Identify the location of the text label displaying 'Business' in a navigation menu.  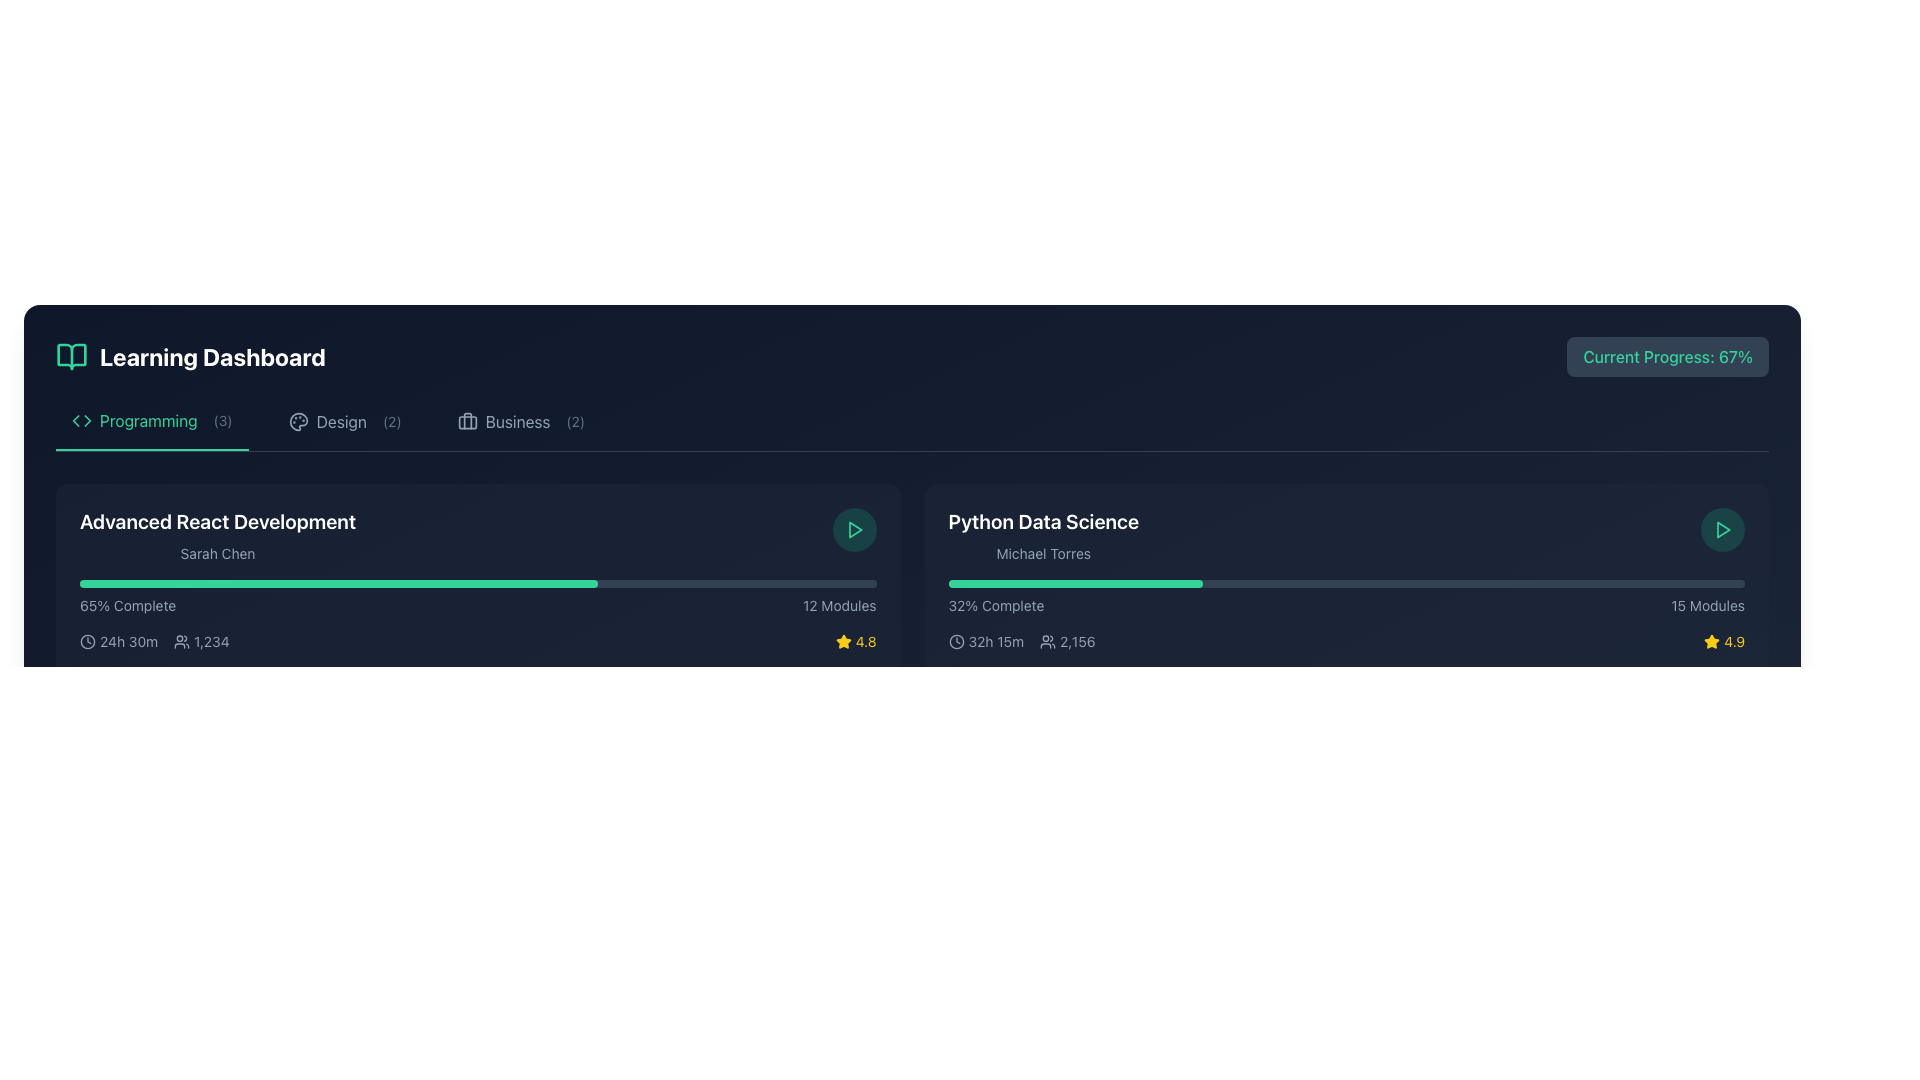
(518, 420).